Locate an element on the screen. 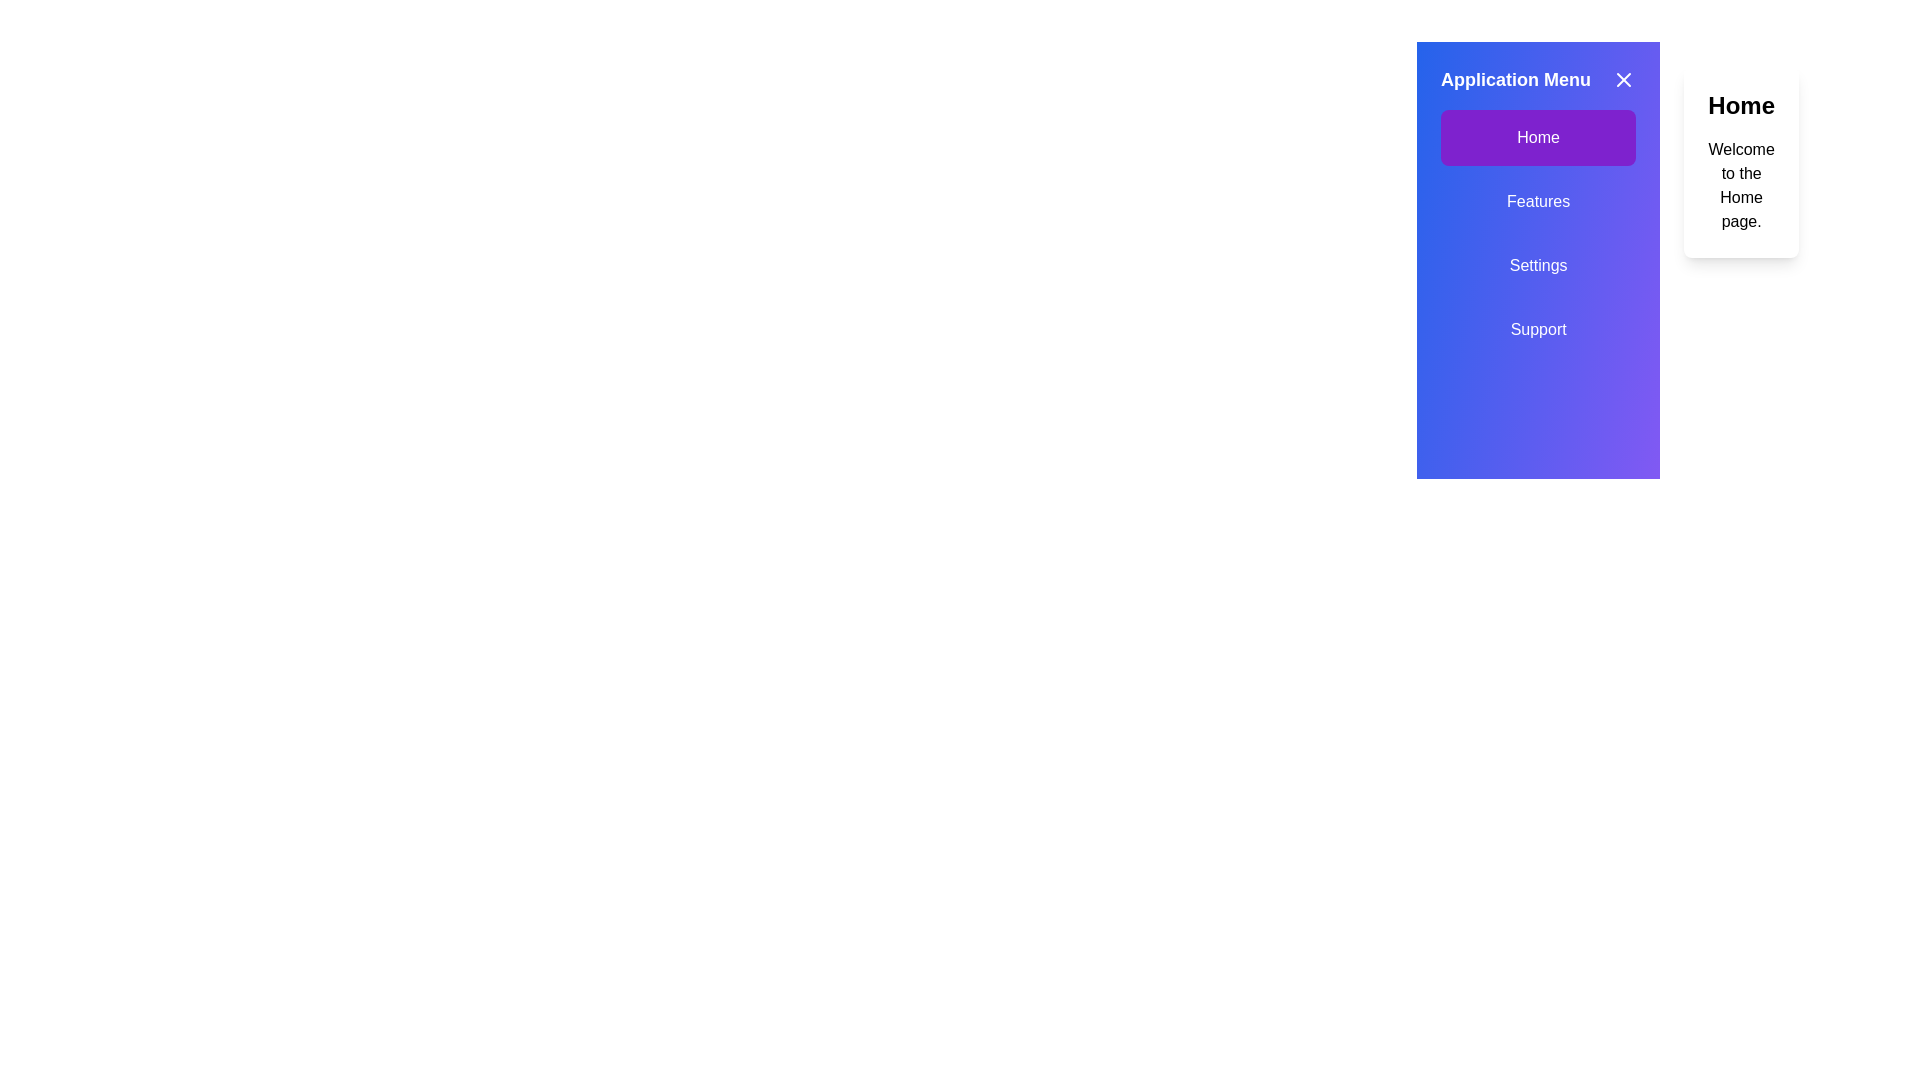 The height and width of the screenshot is (1080, 1920). the menu option Features is located at coordinates (1537, 201).